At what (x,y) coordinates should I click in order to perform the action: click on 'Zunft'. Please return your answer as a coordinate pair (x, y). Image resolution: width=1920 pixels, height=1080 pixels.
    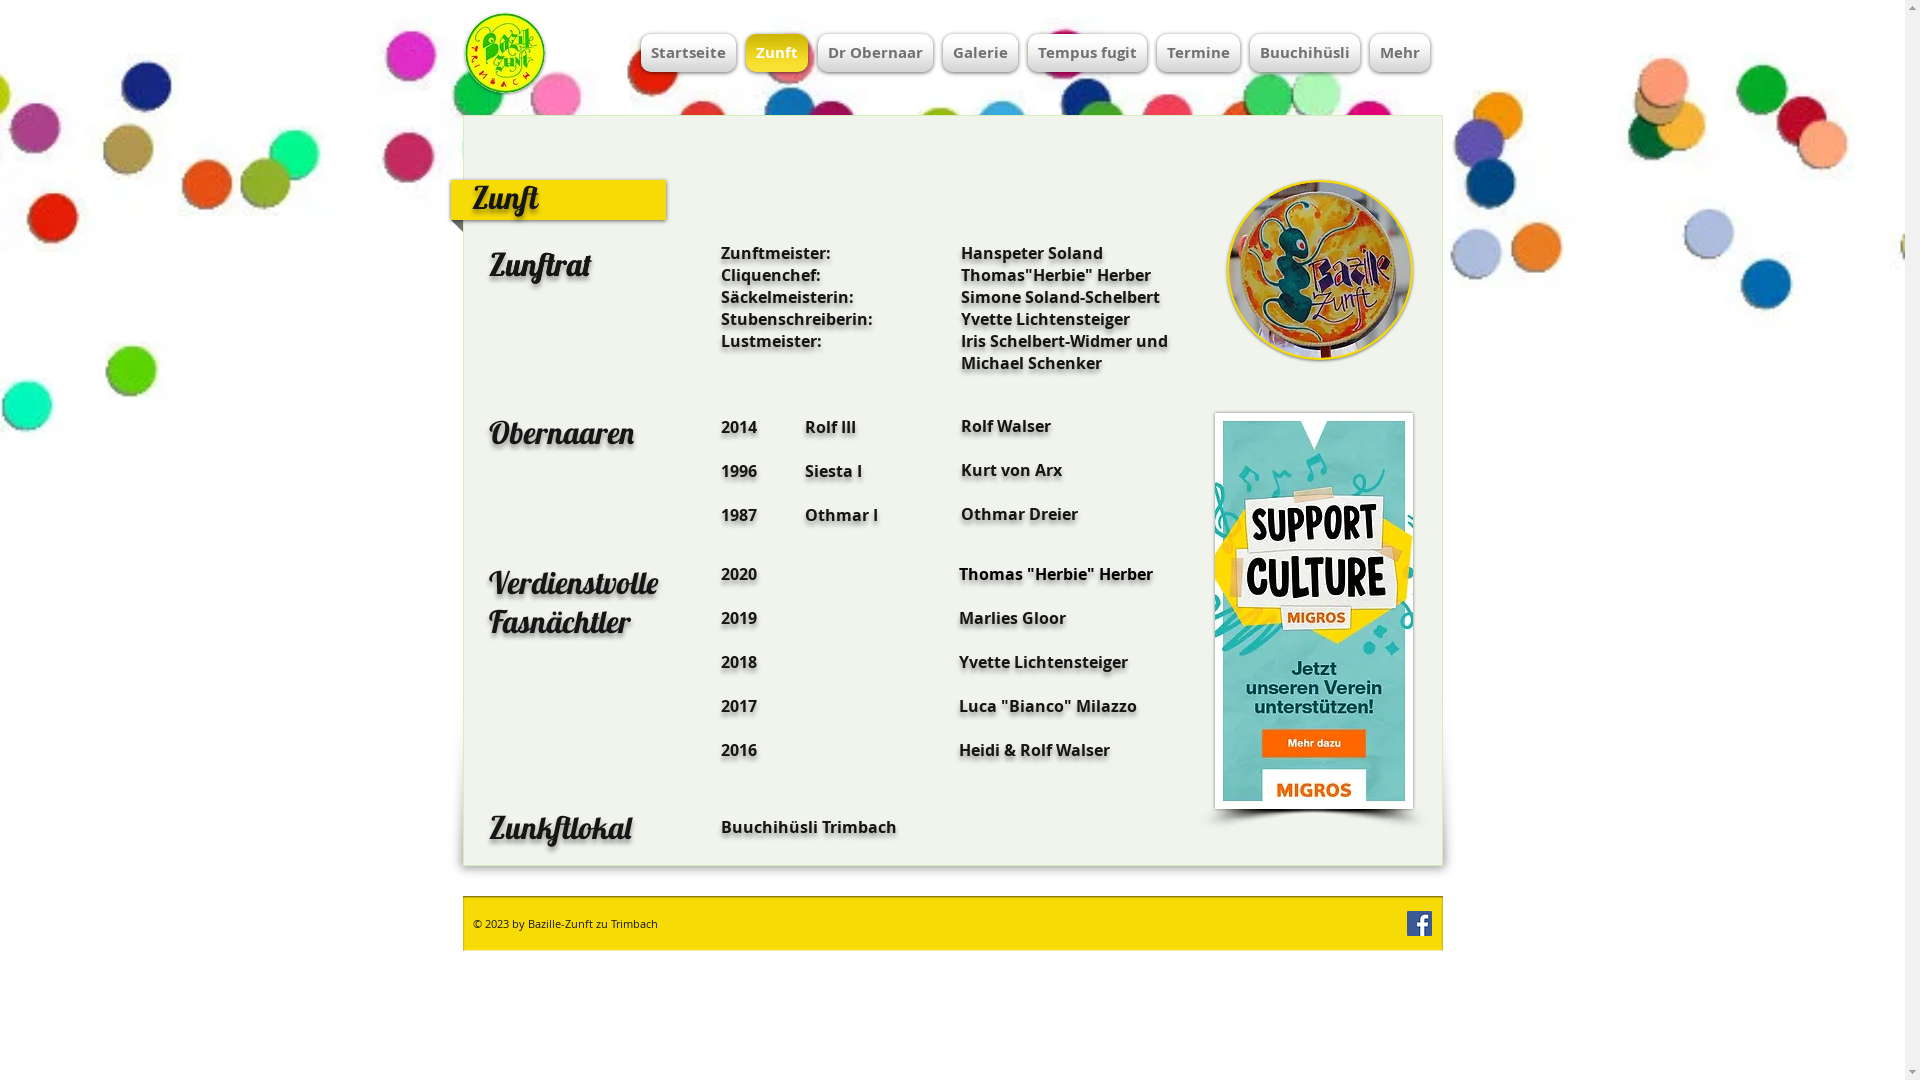
    Looking at the image, I should click on (775, 52).